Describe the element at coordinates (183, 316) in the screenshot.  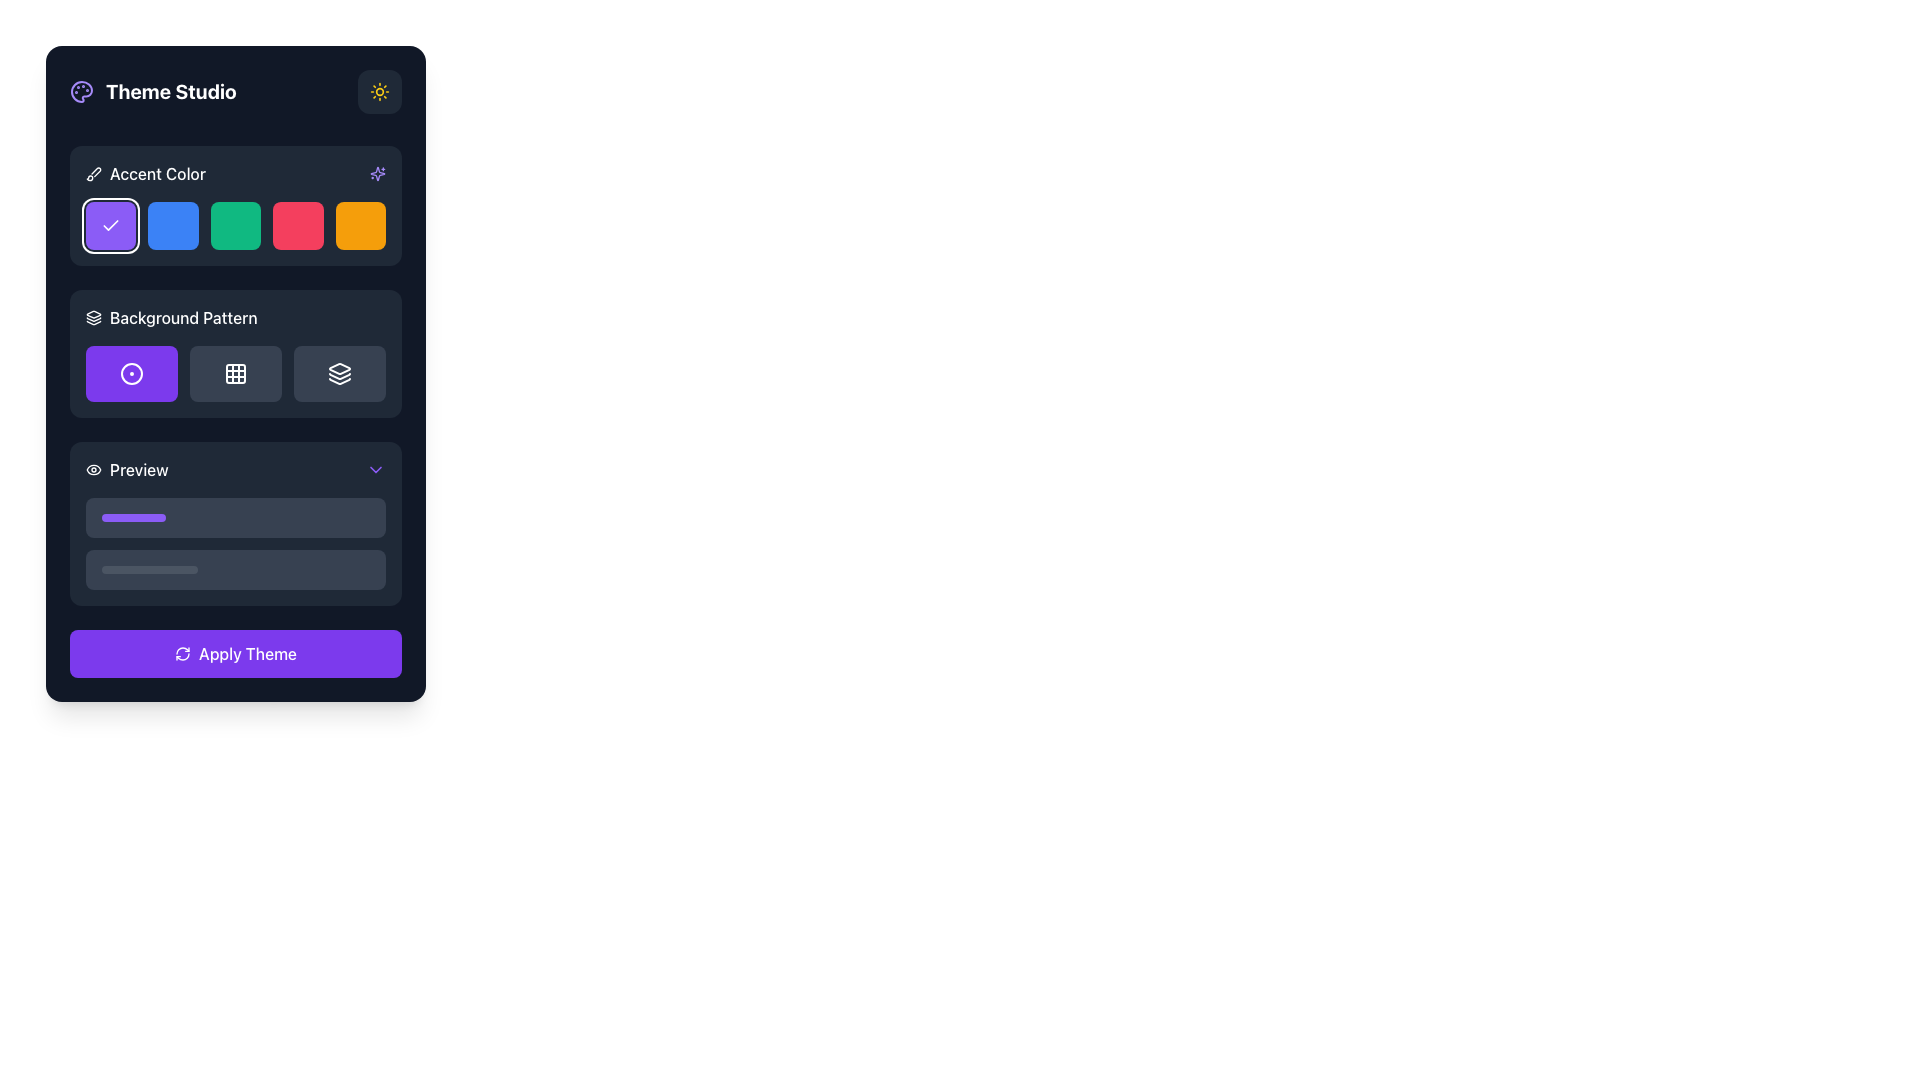
I see `the 'Background Pattern' text label in the 'Theme Studio' panel, which is positioned in the middle-left area of the interface, below the 'Accent Color' section` at that location.